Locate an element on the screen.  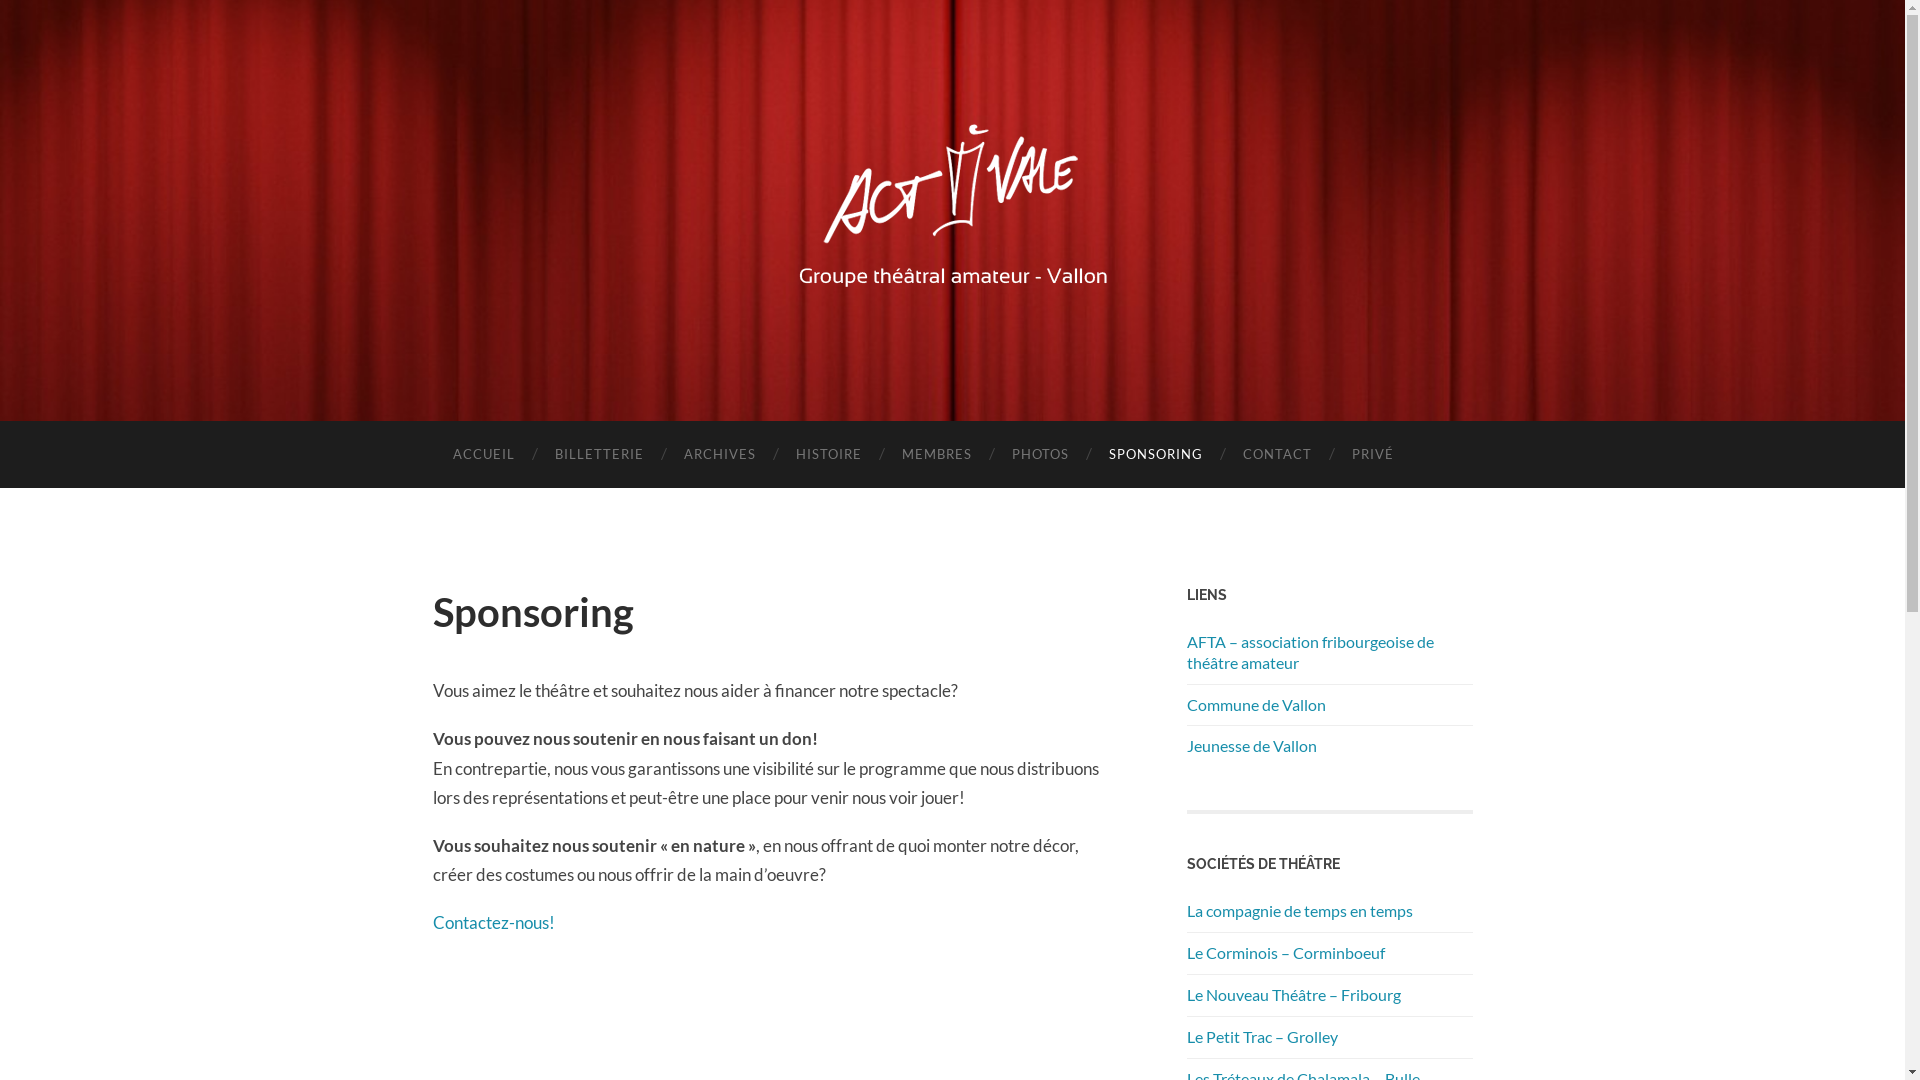
'CONTACT' is located at coordinates (1275, 454).